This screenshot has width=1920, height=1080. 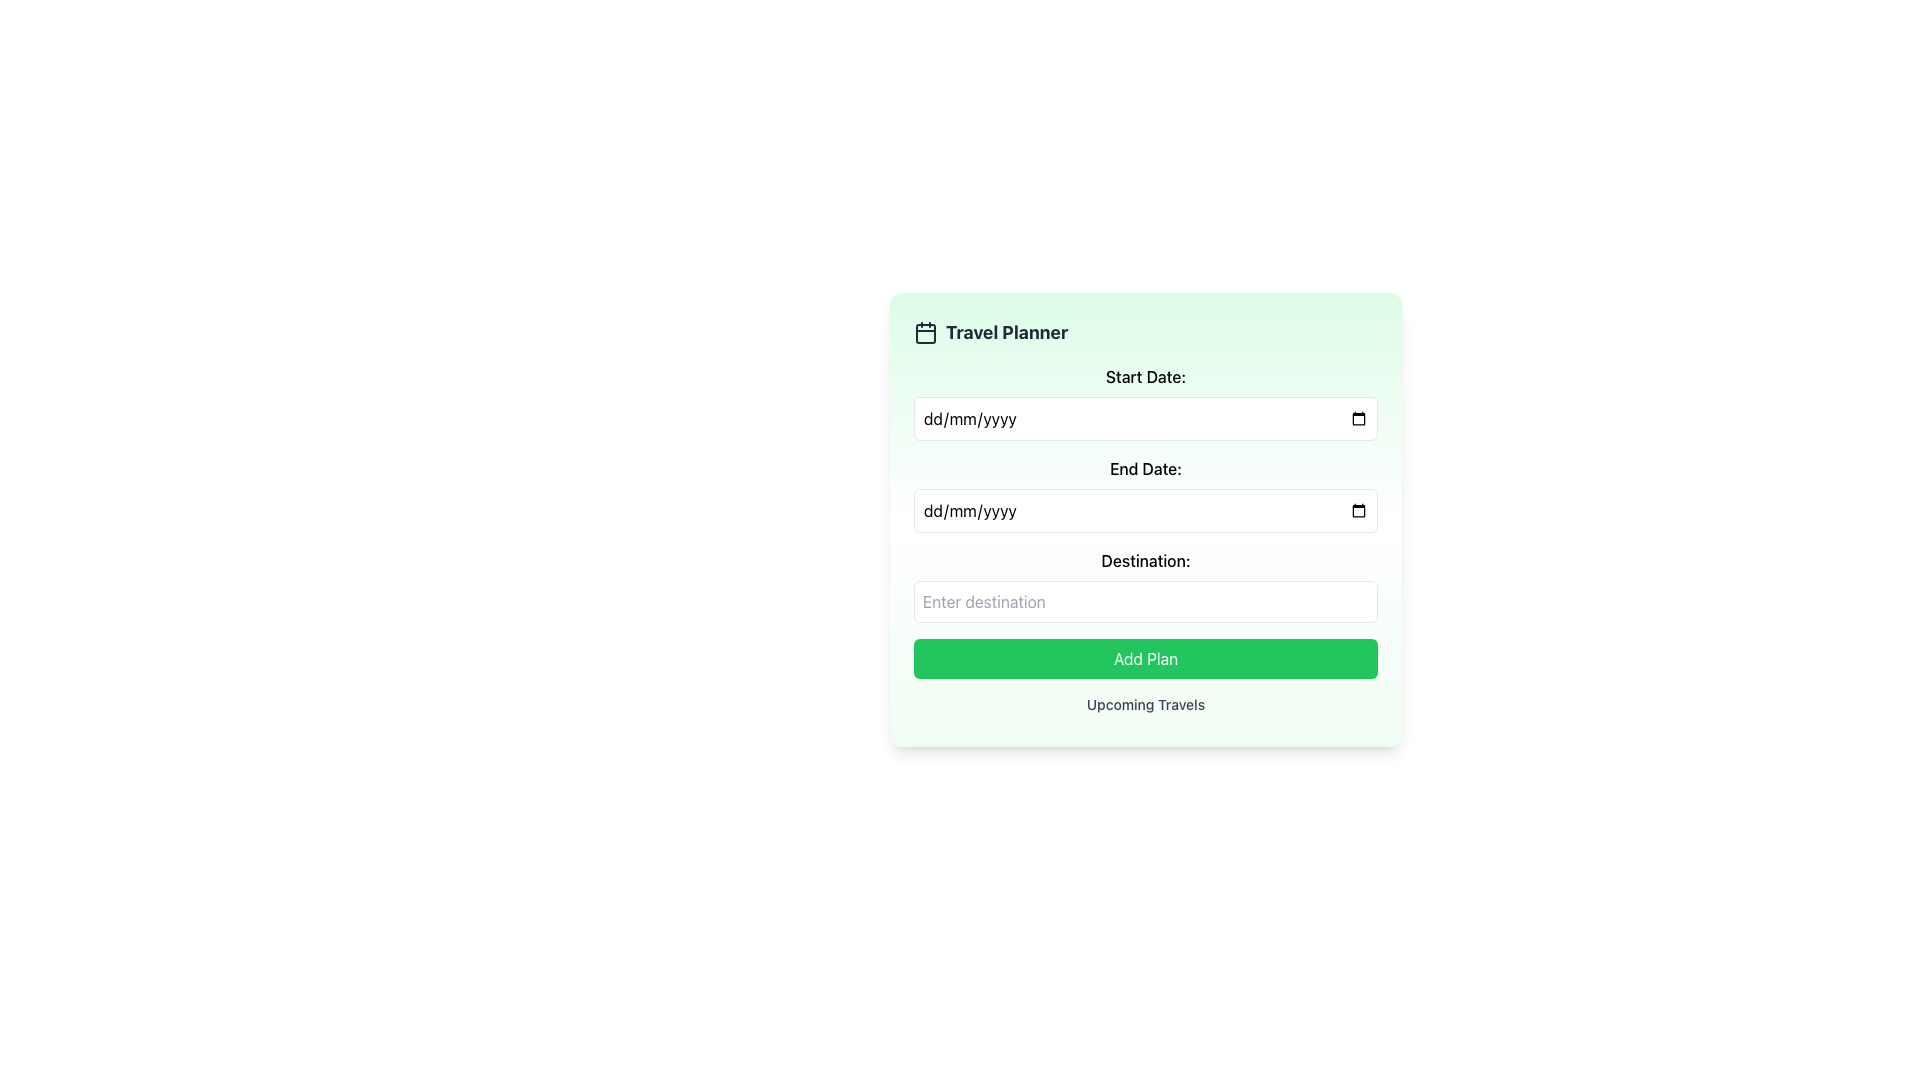 What do you see at coordinates (1146, 659) in the screenshot?
I see `the 'Add Plan' button, which is a rectangular button with white text on a green background, located below the date and destination input fields in the travel planner form` at bounding box center [1146, 659].